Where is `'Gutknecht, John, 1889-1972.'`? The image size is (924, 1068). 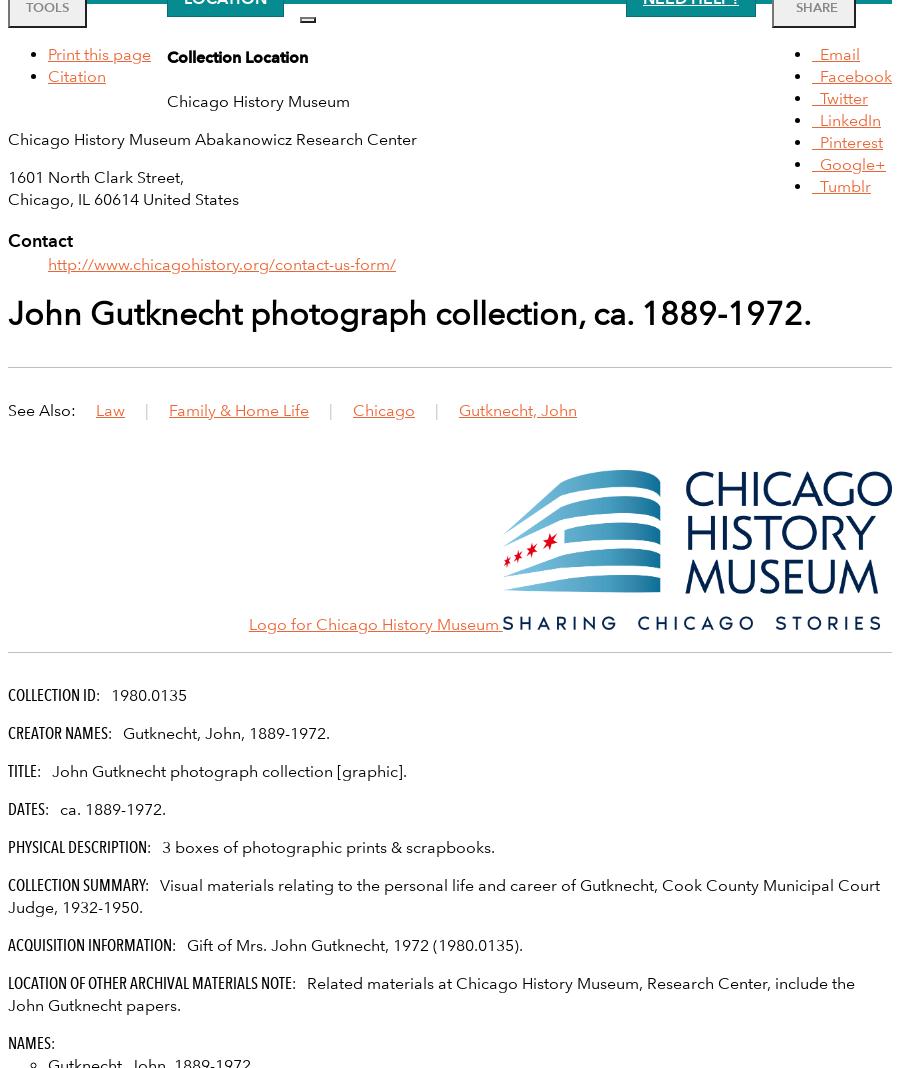
'Gutknecht, John, 1889-1972.' is located at coordinates (122, 732).